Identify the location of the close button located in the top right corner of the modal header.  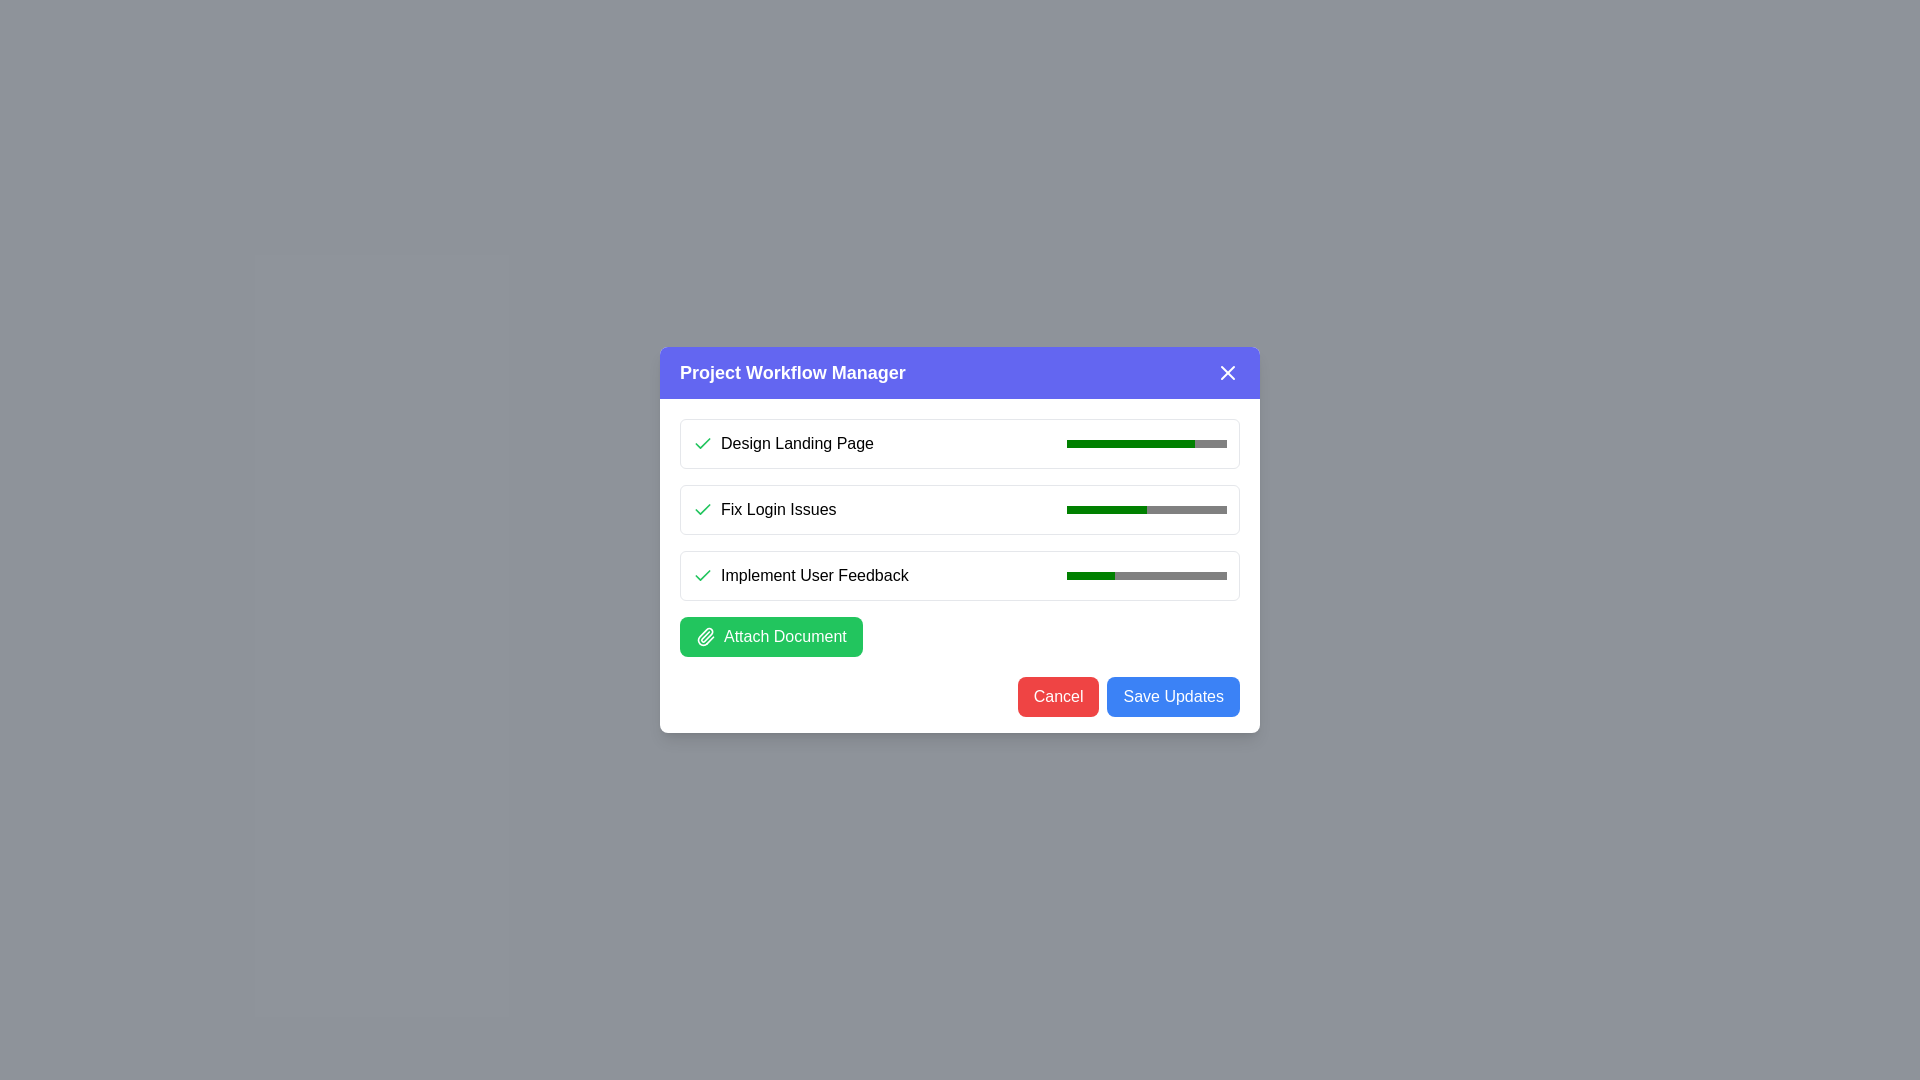
(1227, 373).